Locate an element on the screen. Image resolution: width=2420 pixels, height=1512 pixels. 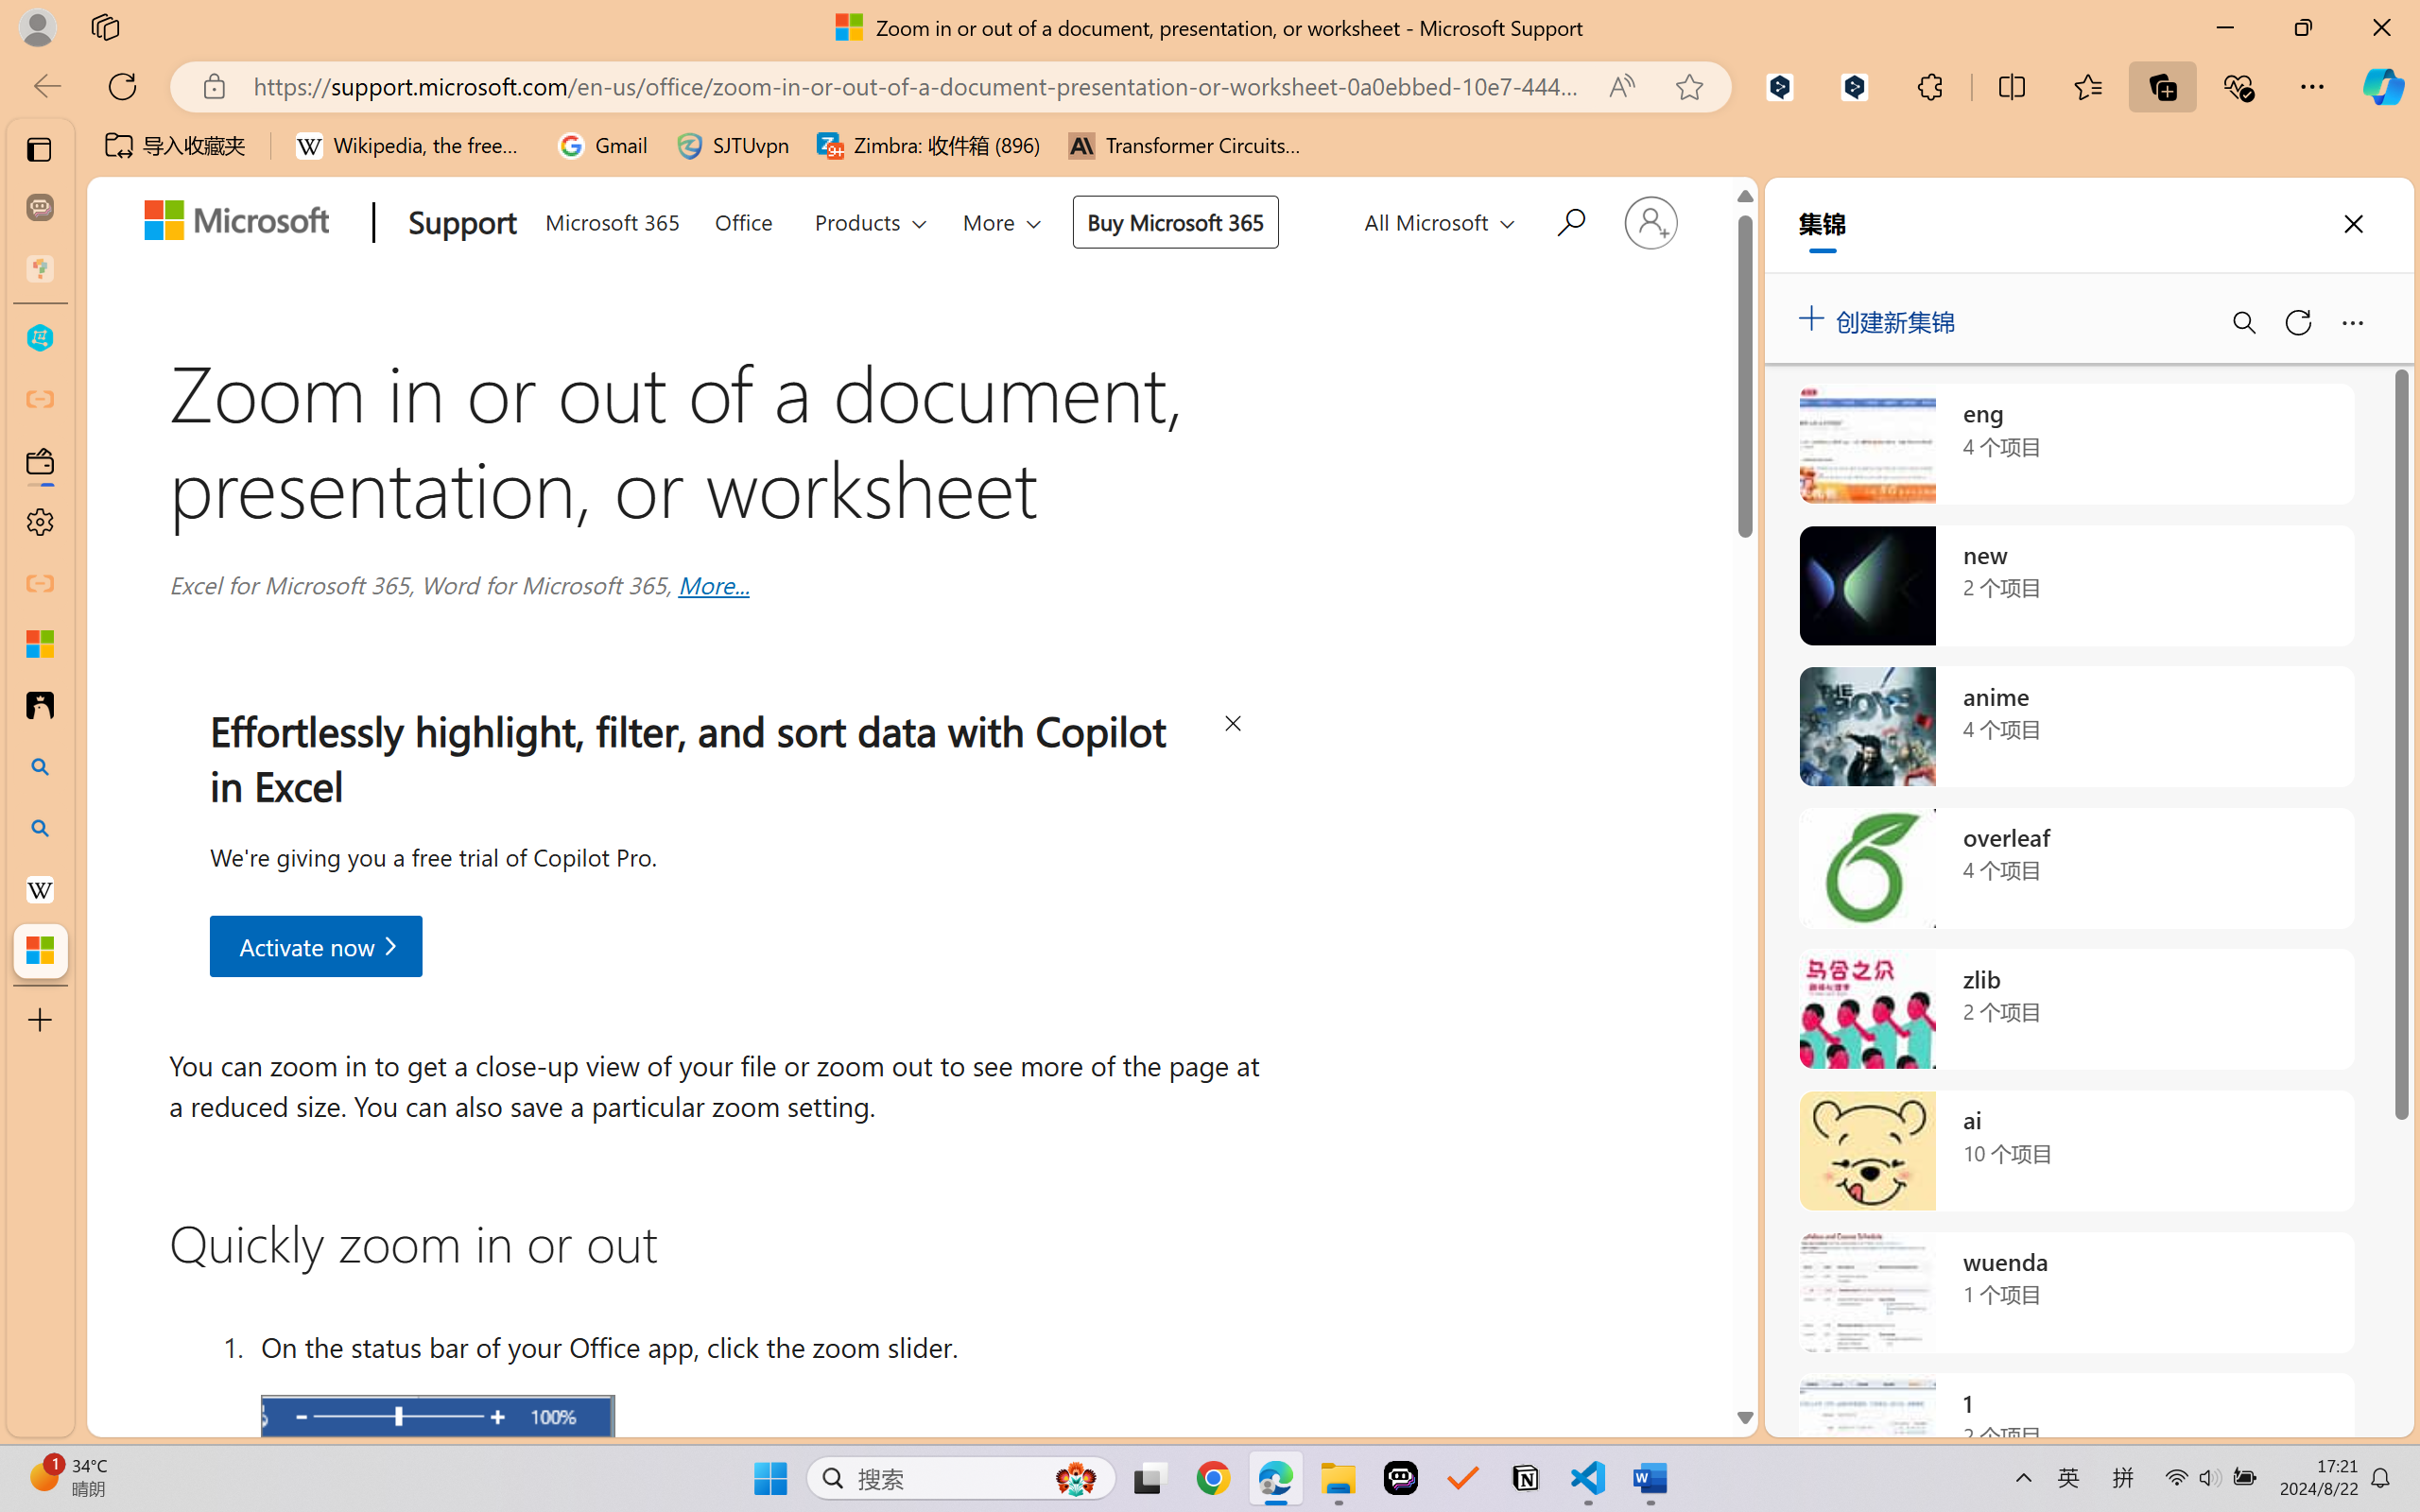
'Earth - Wikipedia' is located at coordinates (39, 887).